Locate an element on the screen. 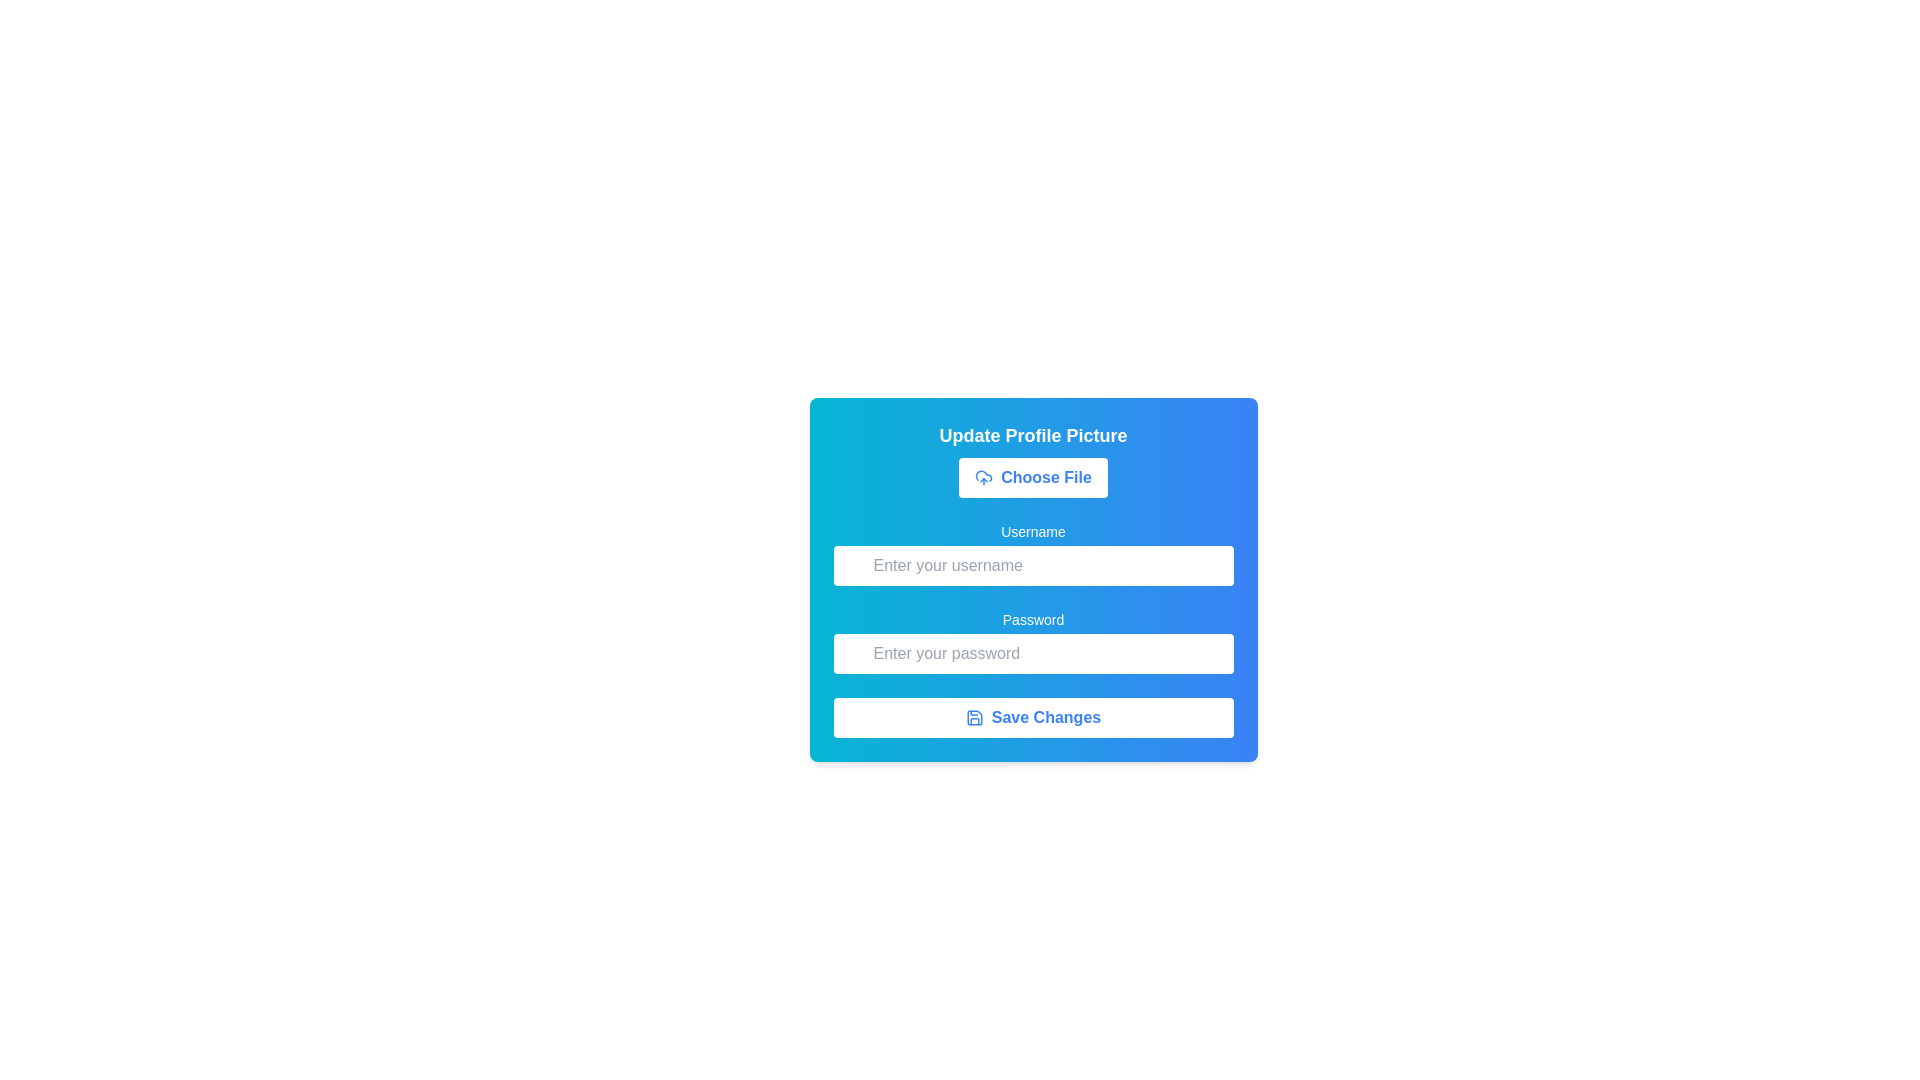 This screenshot has height=1080, width=1920. the save icon located within the 'Save Changes' button at the bottom of the form component is located at coordinates (974, 716).